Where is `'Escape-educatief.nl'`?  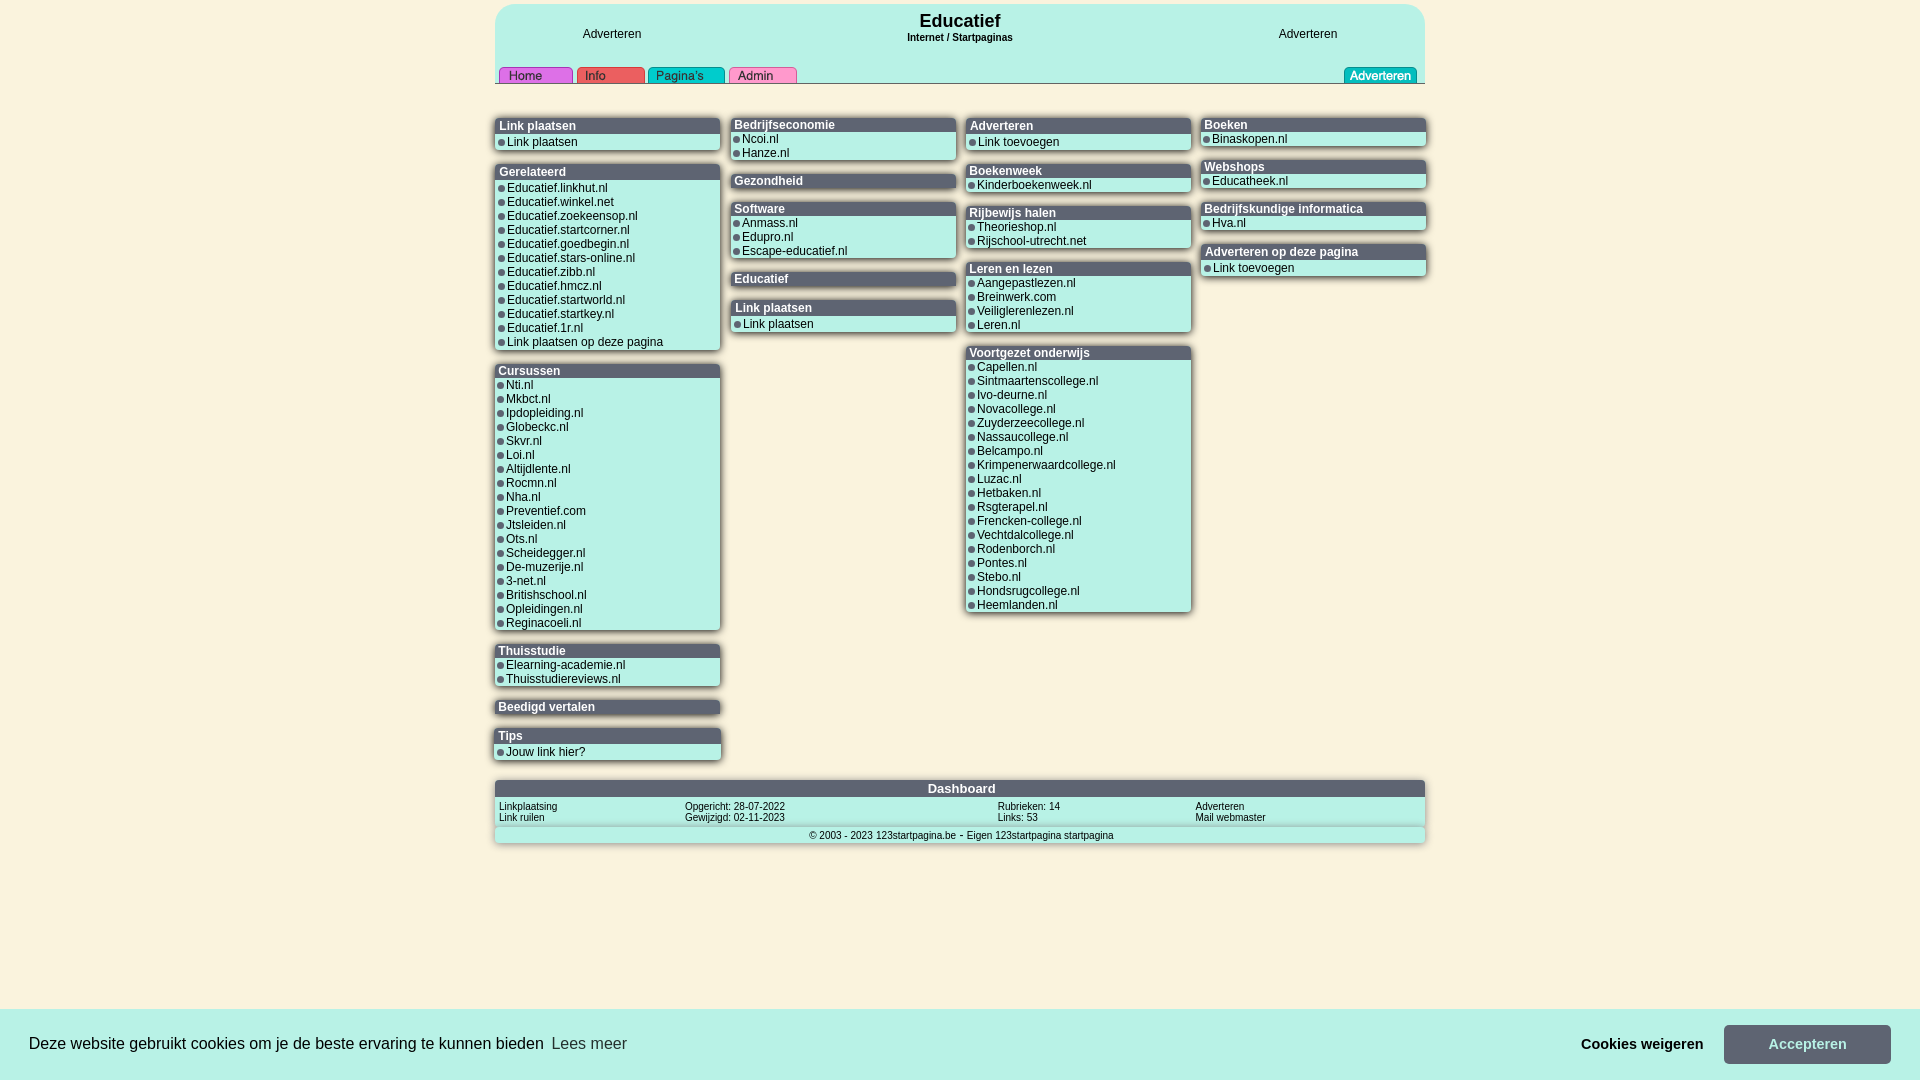
'Escape-educatief.nl' is located at coordinates (793, 249).